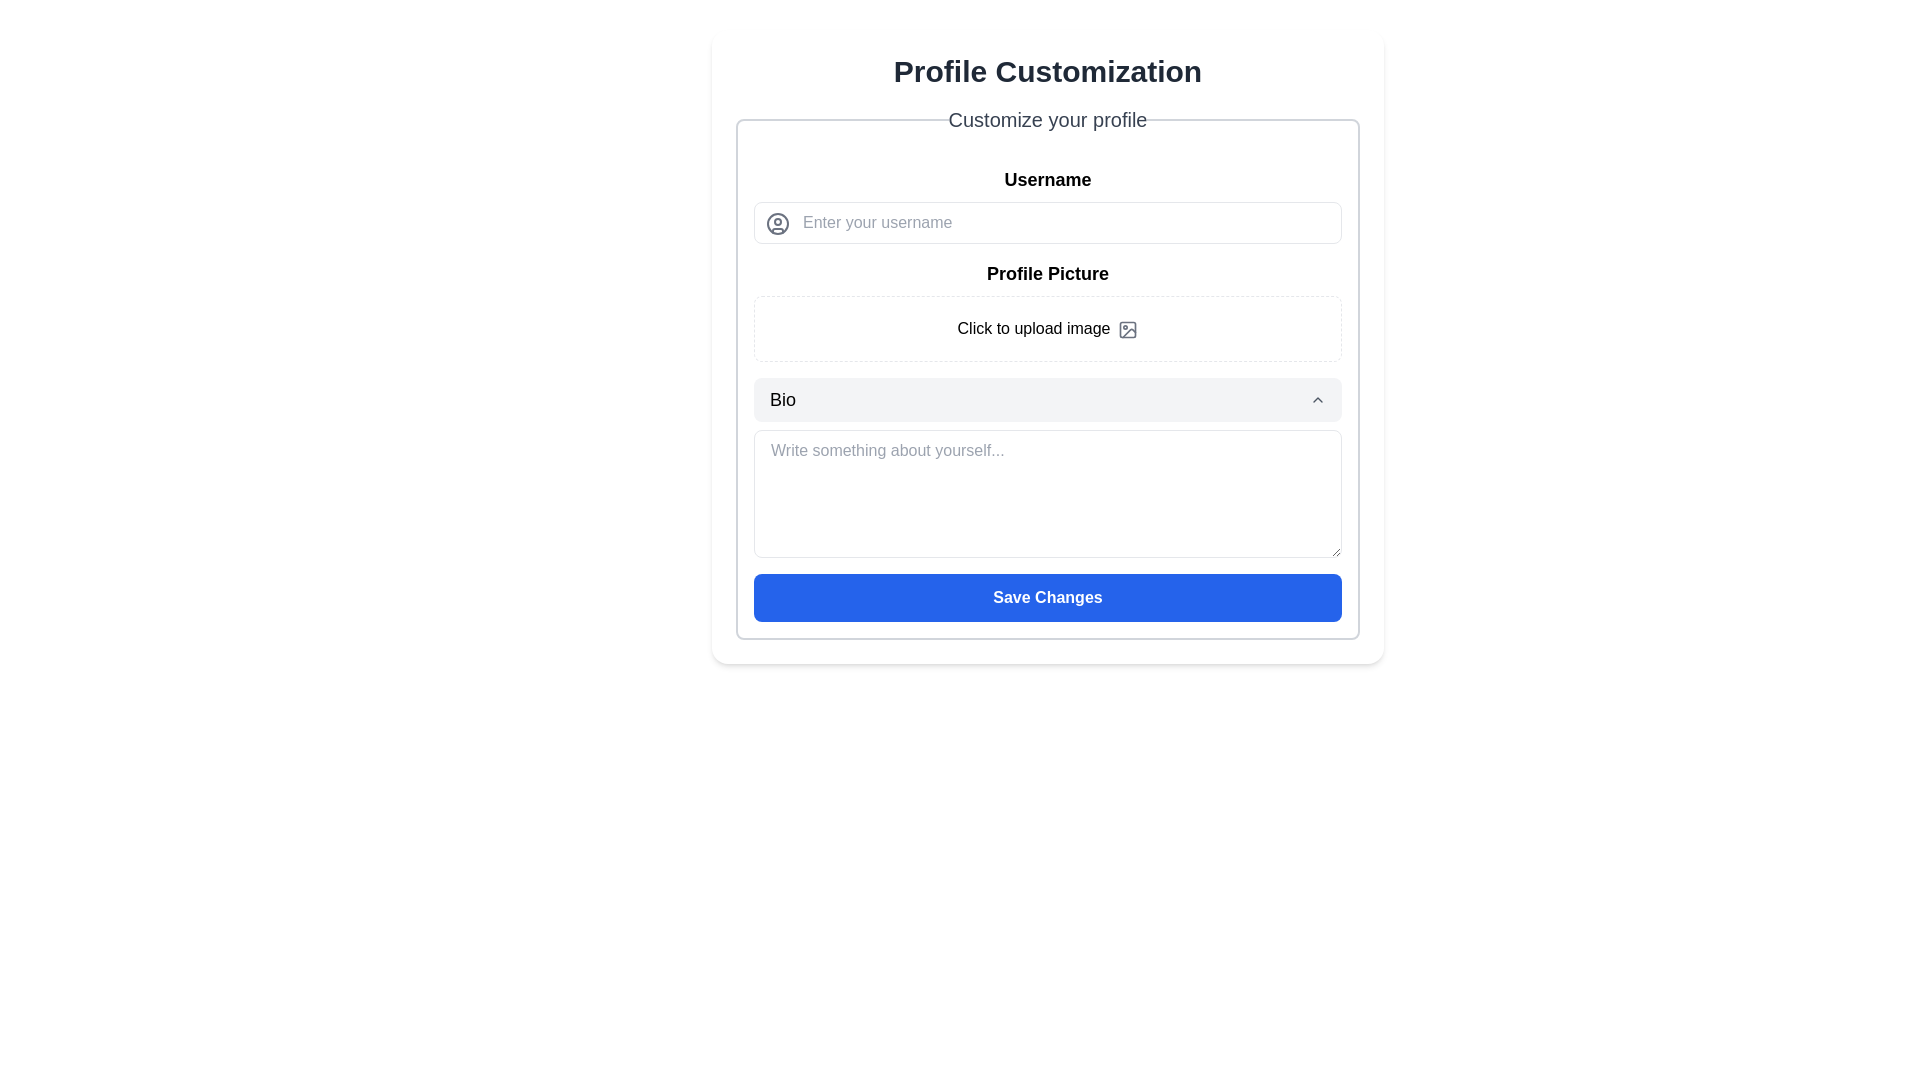 This screenshot has width=1920, height=1080. Describe the element at coordinates (776, 223) in the screenshot. I see `the SVG circle element that is part of the icon in front of the 'Username' text input field` at that location.